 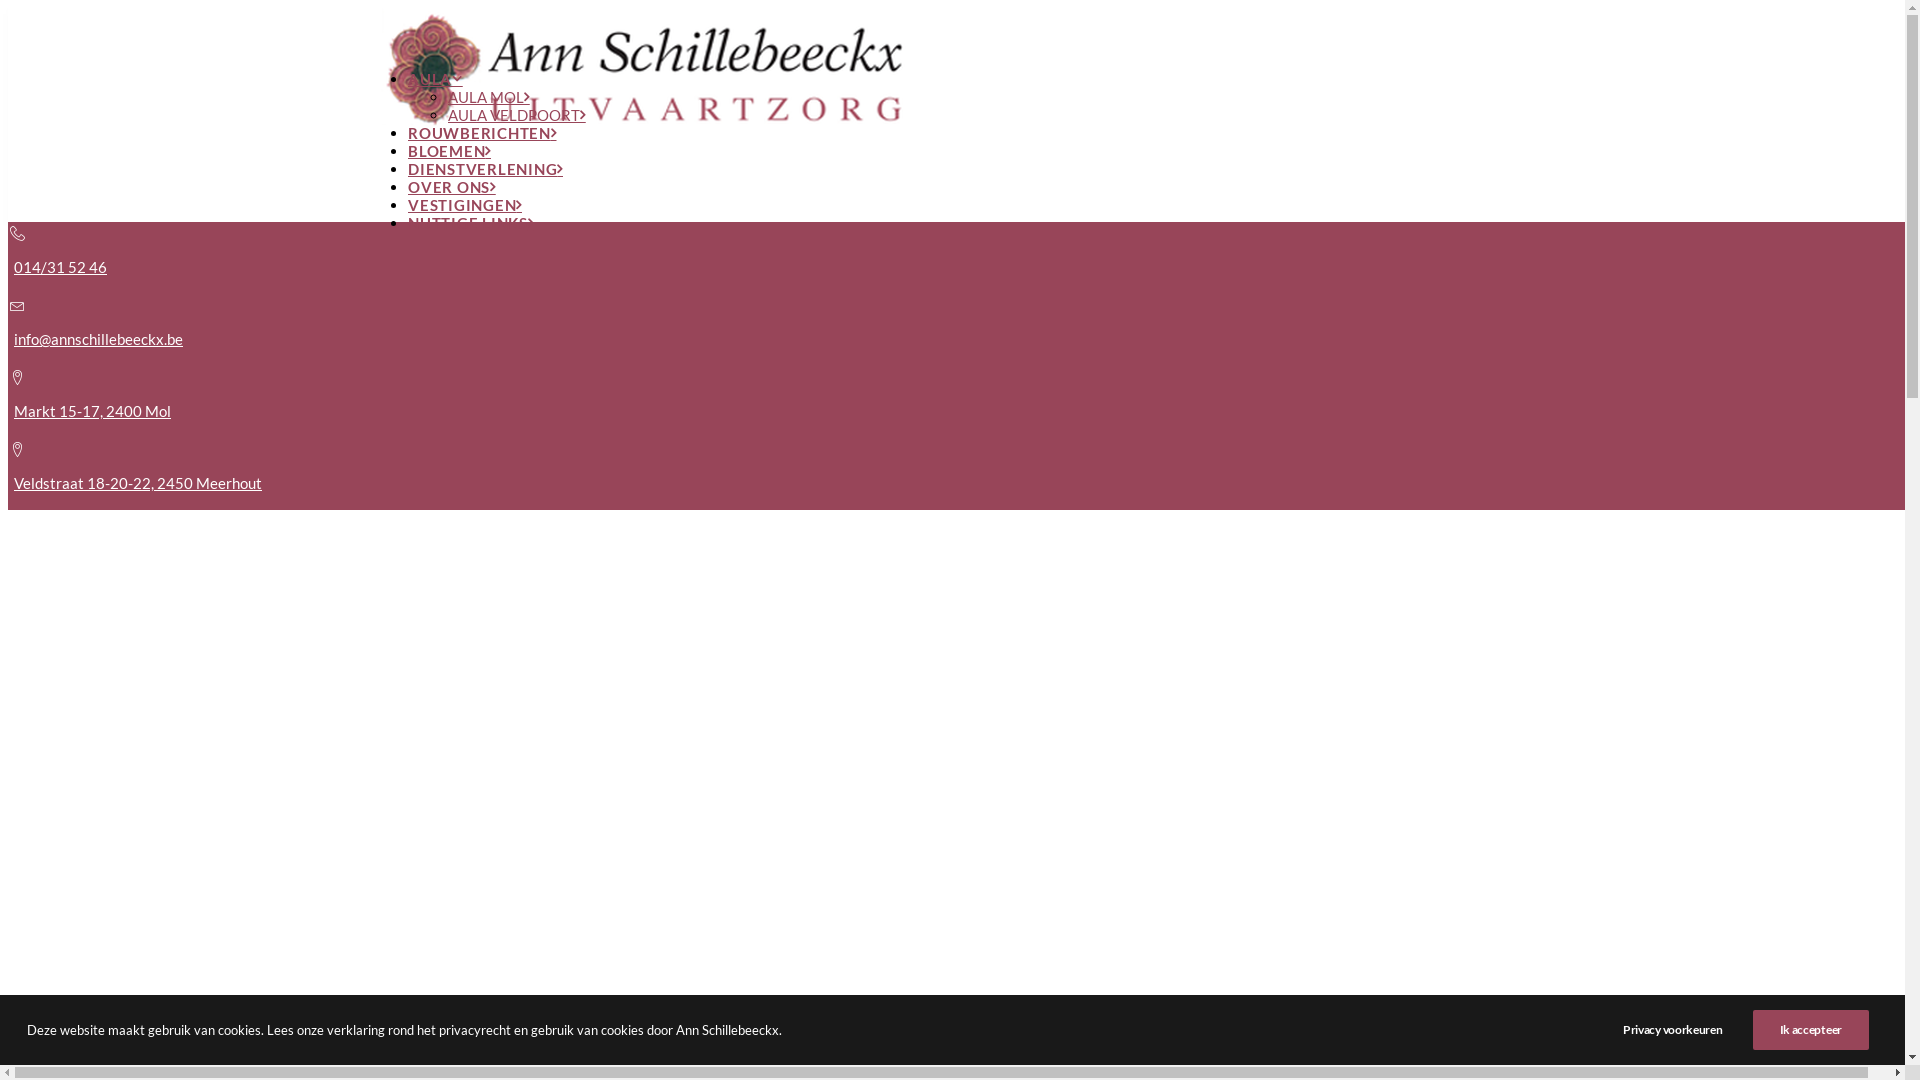 What do you see at coordinates (60, 265) in the screenshot?
I see `'014/31 52 46'` at bounding box center [60, 265].